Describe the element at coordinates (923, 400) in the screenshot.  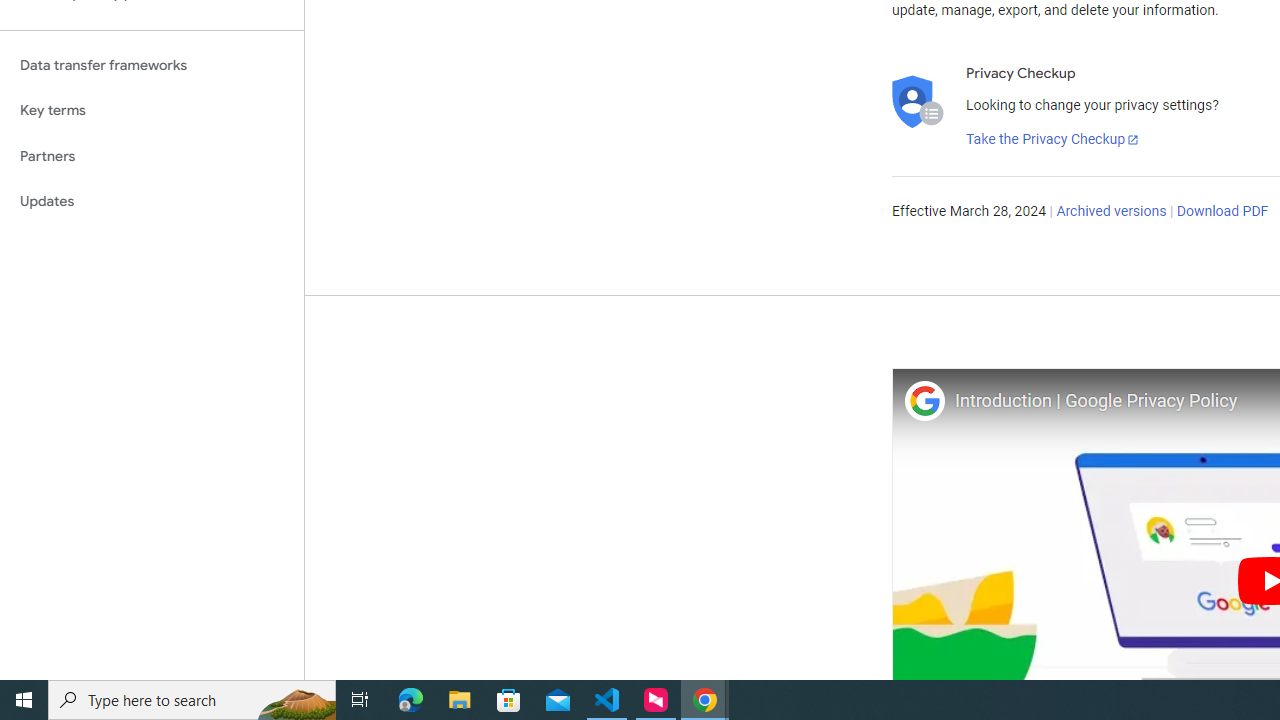
I see `'Photo image of Google'` at that location.